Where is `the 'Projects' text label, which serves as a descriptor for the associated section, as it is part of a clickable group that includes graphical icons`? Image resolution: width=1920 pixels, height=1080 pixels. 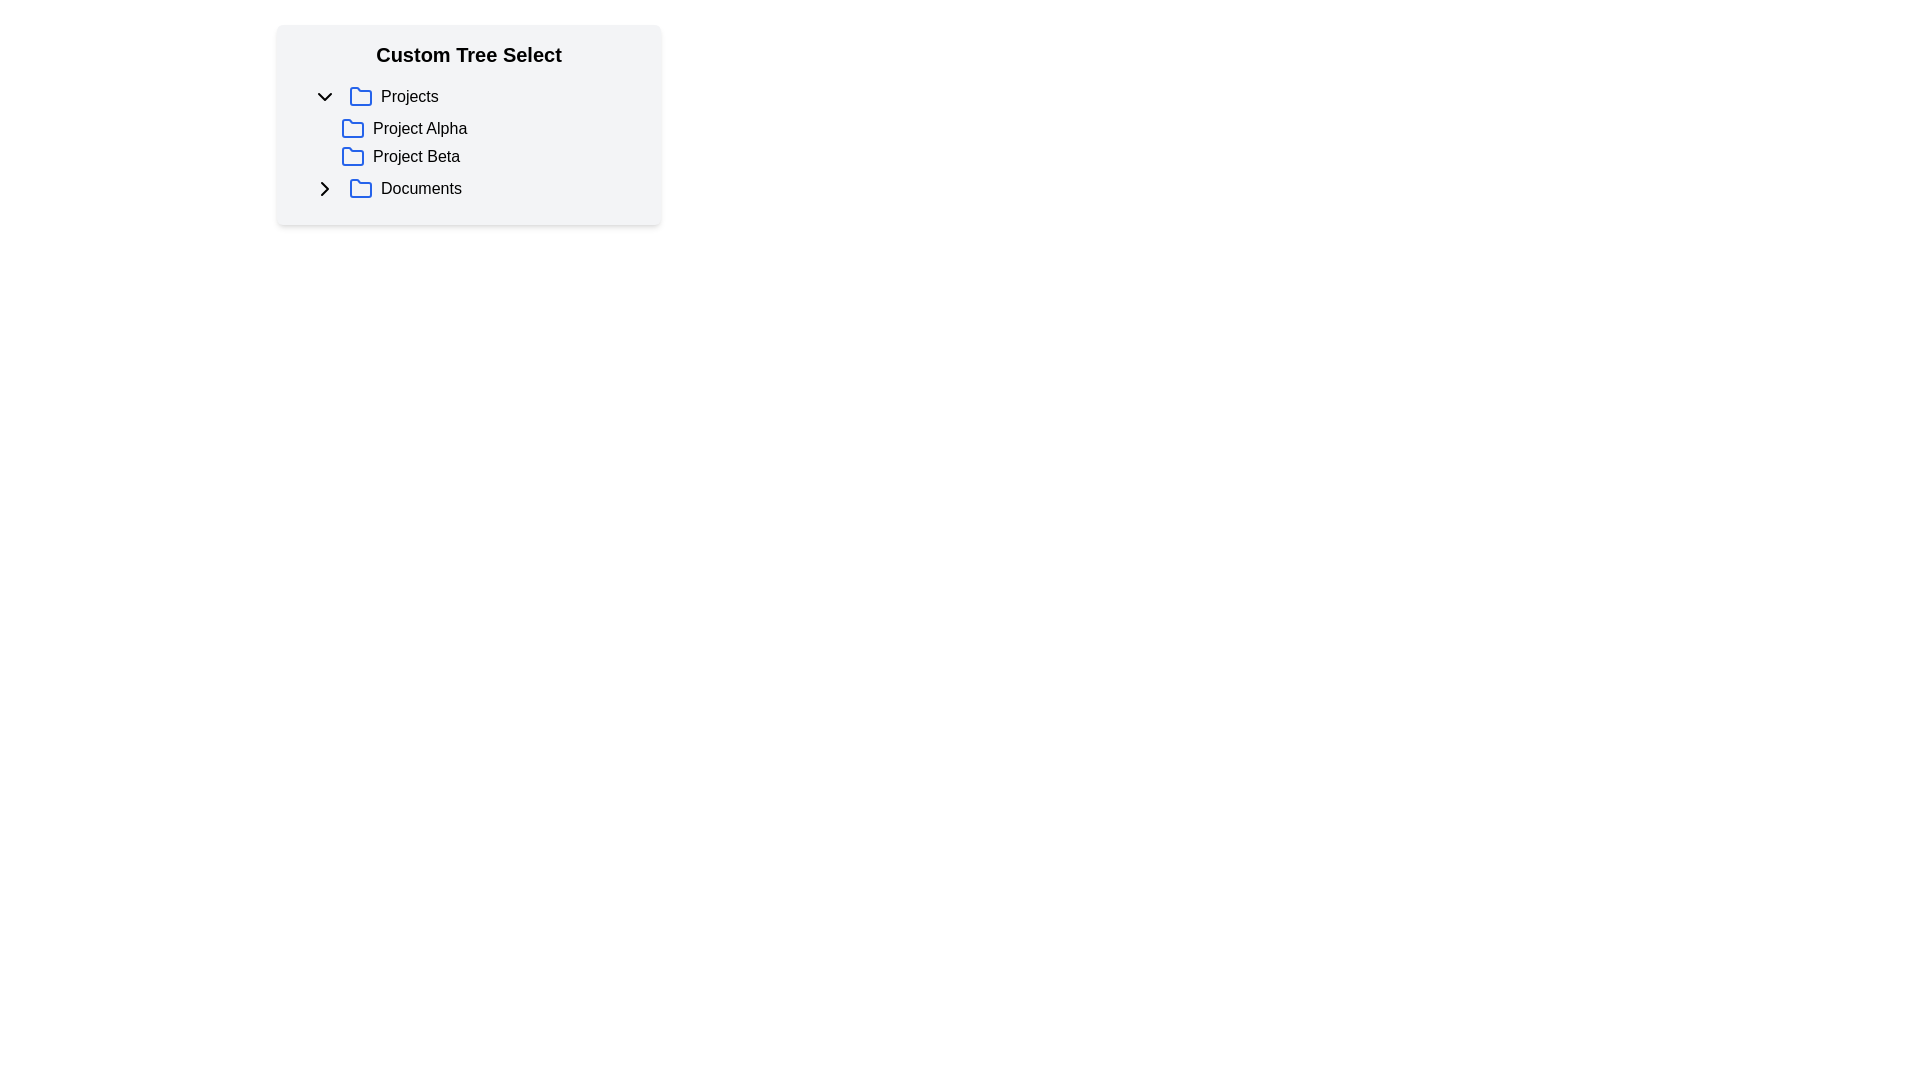
the 'Projects' text label, which serves as a descriptor for the associated section, as it is part of a clickable group that includes graphical icons is located at coordinates (408, 96).